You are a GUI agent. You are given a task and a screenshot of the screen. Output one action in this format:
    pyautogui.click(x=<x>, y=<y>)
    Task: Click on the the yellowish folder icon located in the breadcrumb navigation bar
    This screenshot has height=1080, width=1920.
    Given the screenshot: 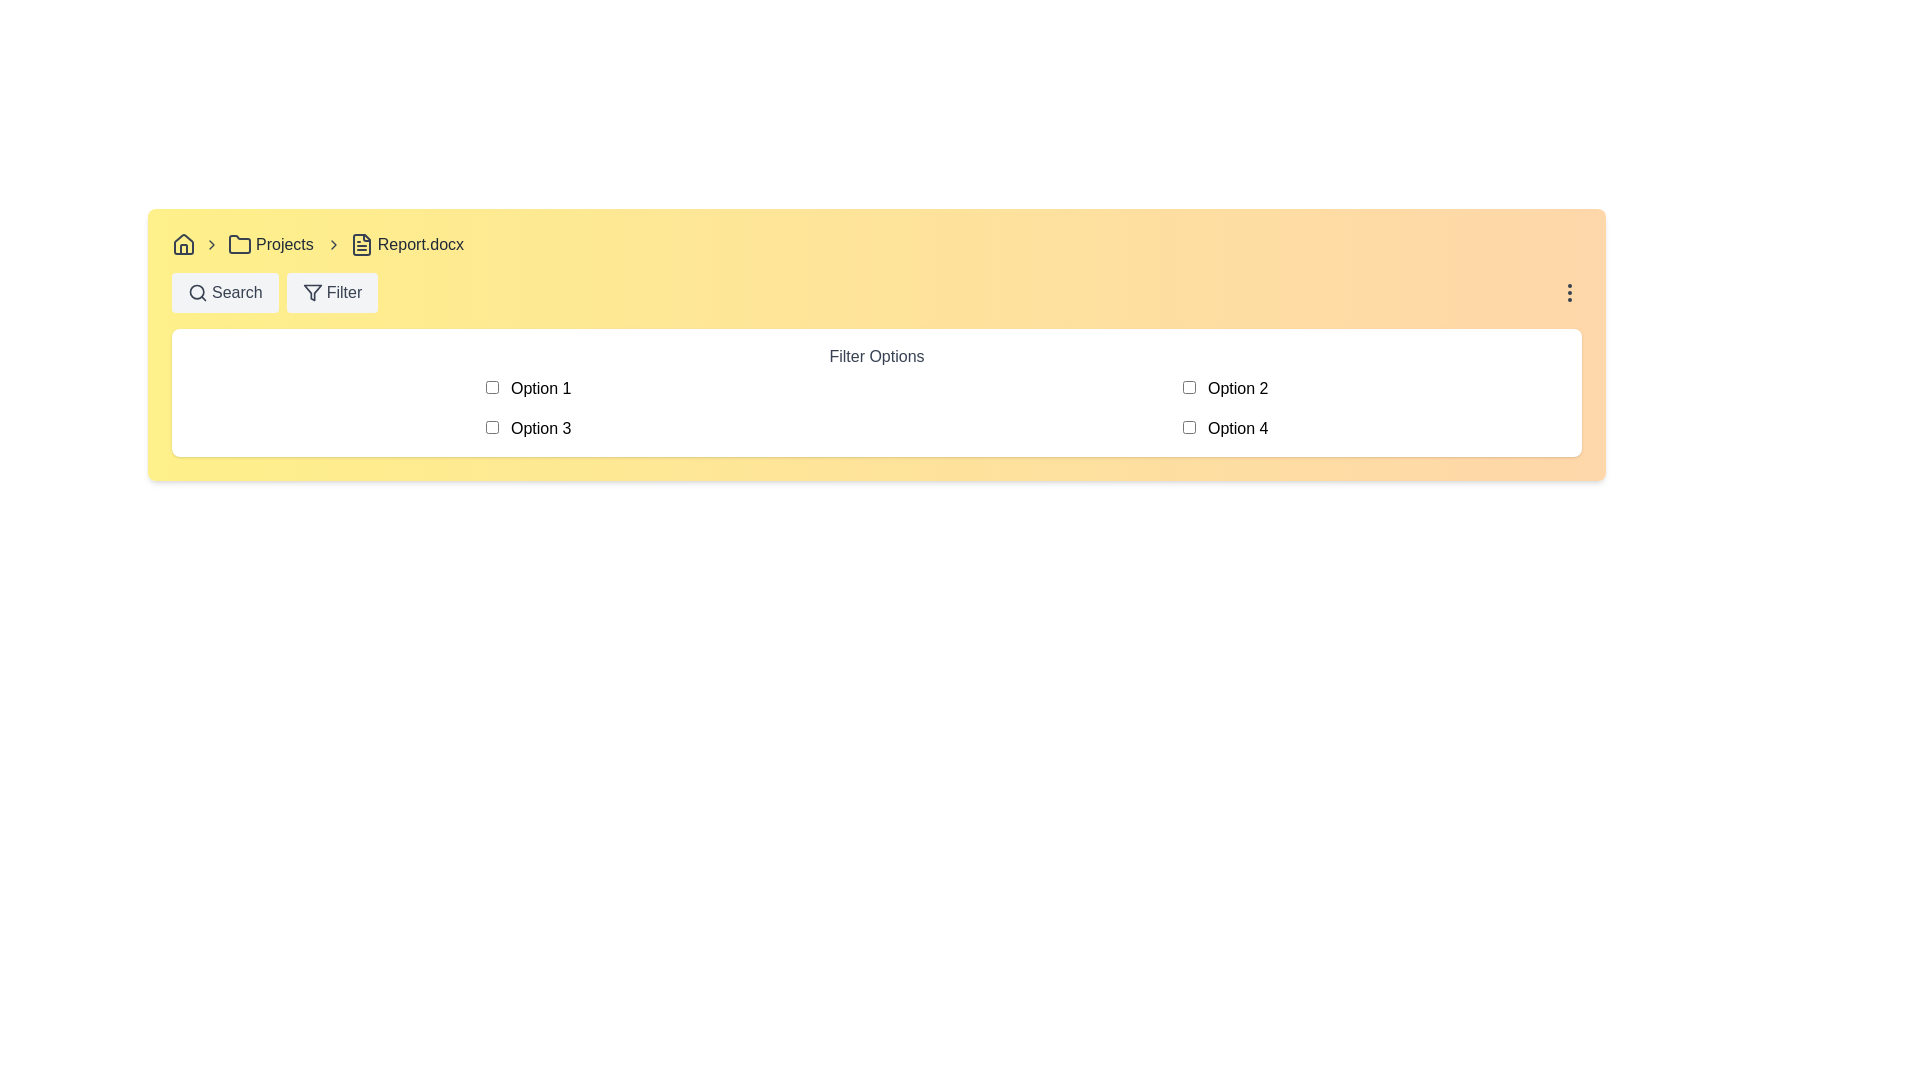 What is the action you would take?
    pyautogui.click(x=240, y=244)
    